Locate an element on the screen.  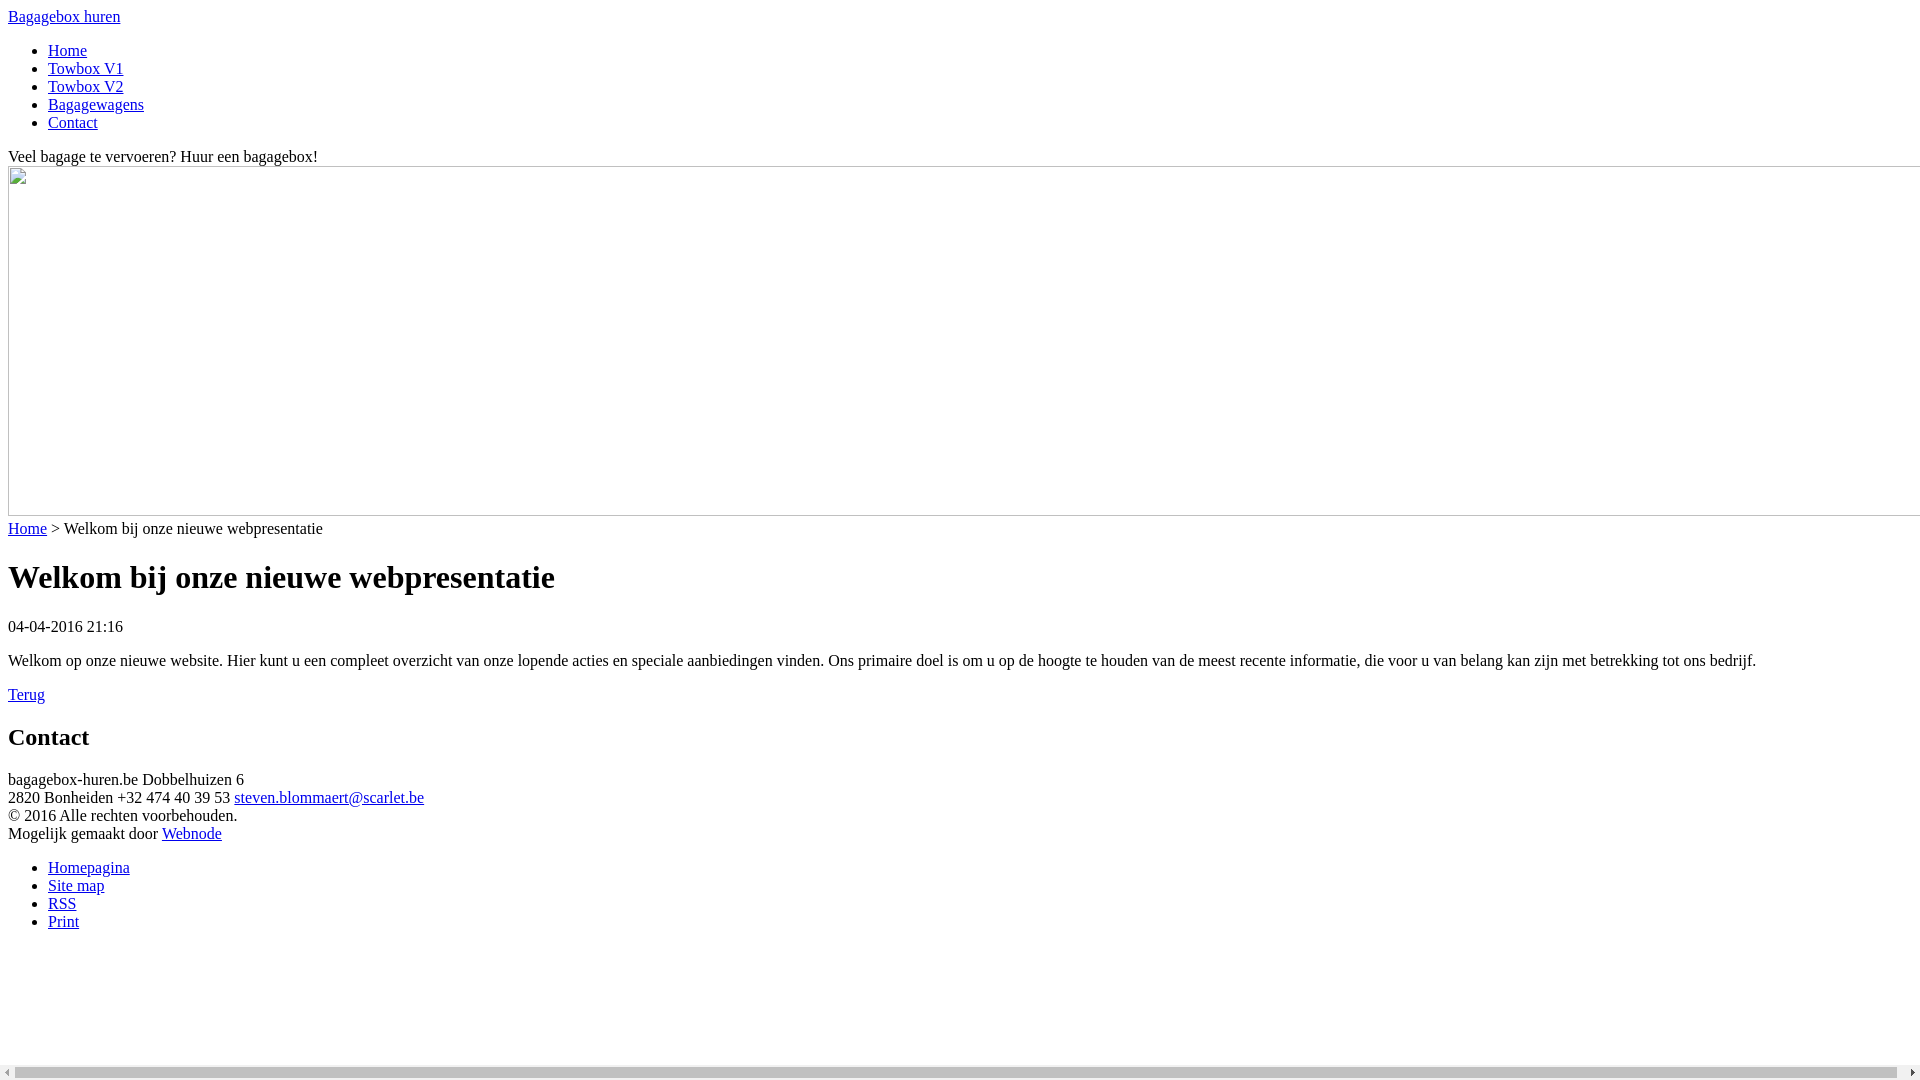
'Site map' is located at coordinates (76, 884).